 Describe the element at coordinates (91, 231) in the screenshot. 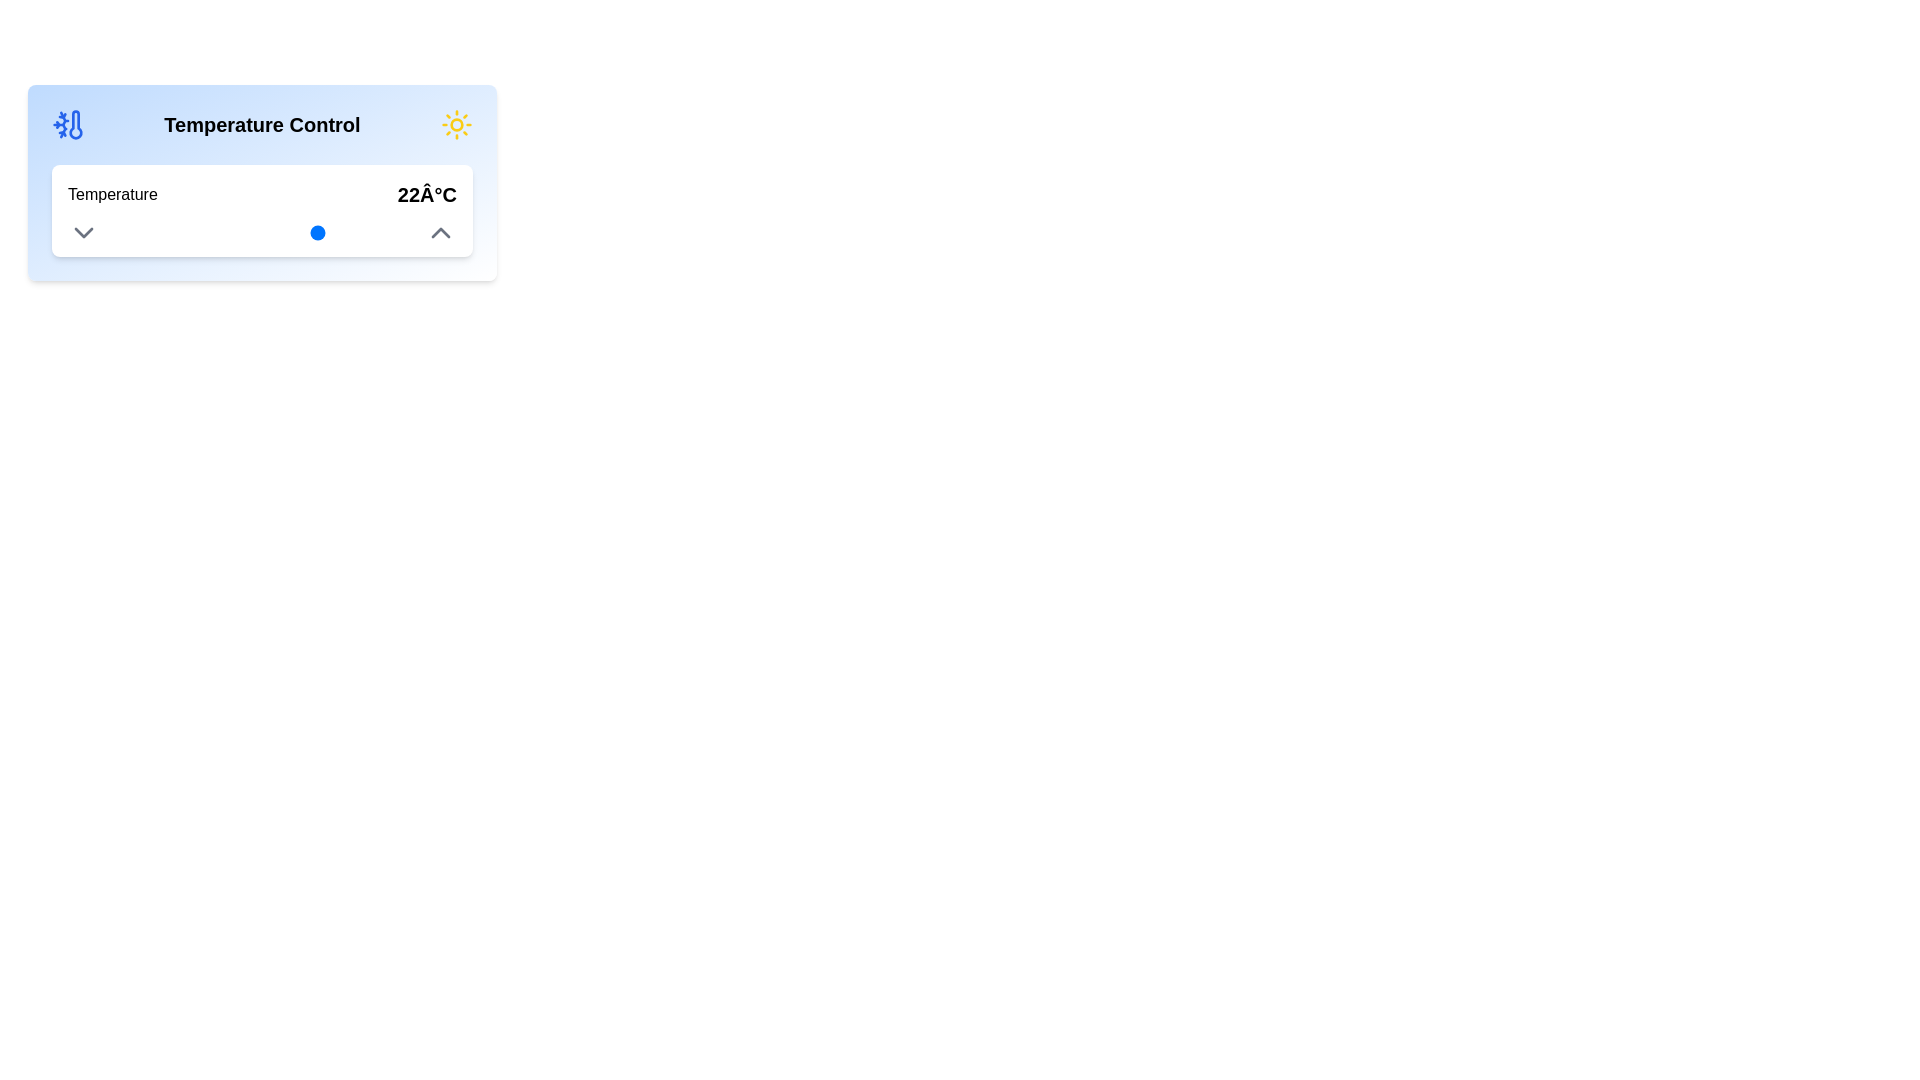

I see `the temperature` at that location.